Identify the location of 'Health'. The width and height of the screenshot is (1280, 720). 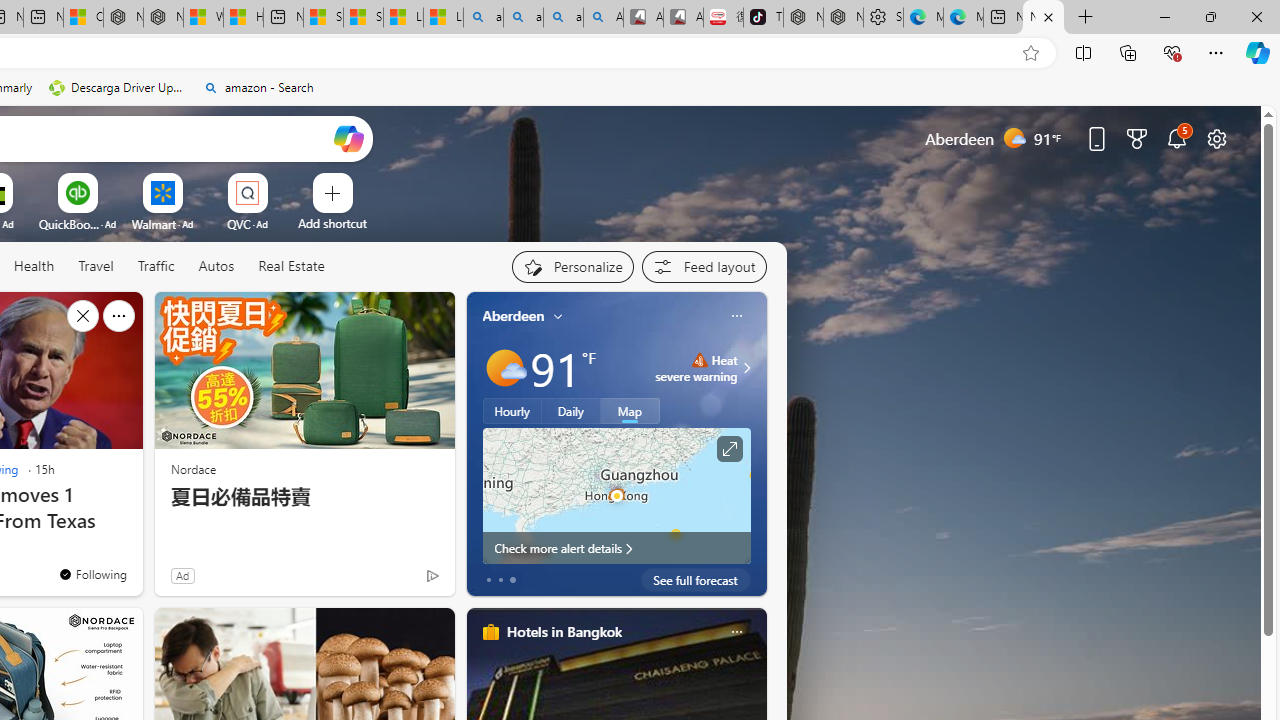
(34, 265).